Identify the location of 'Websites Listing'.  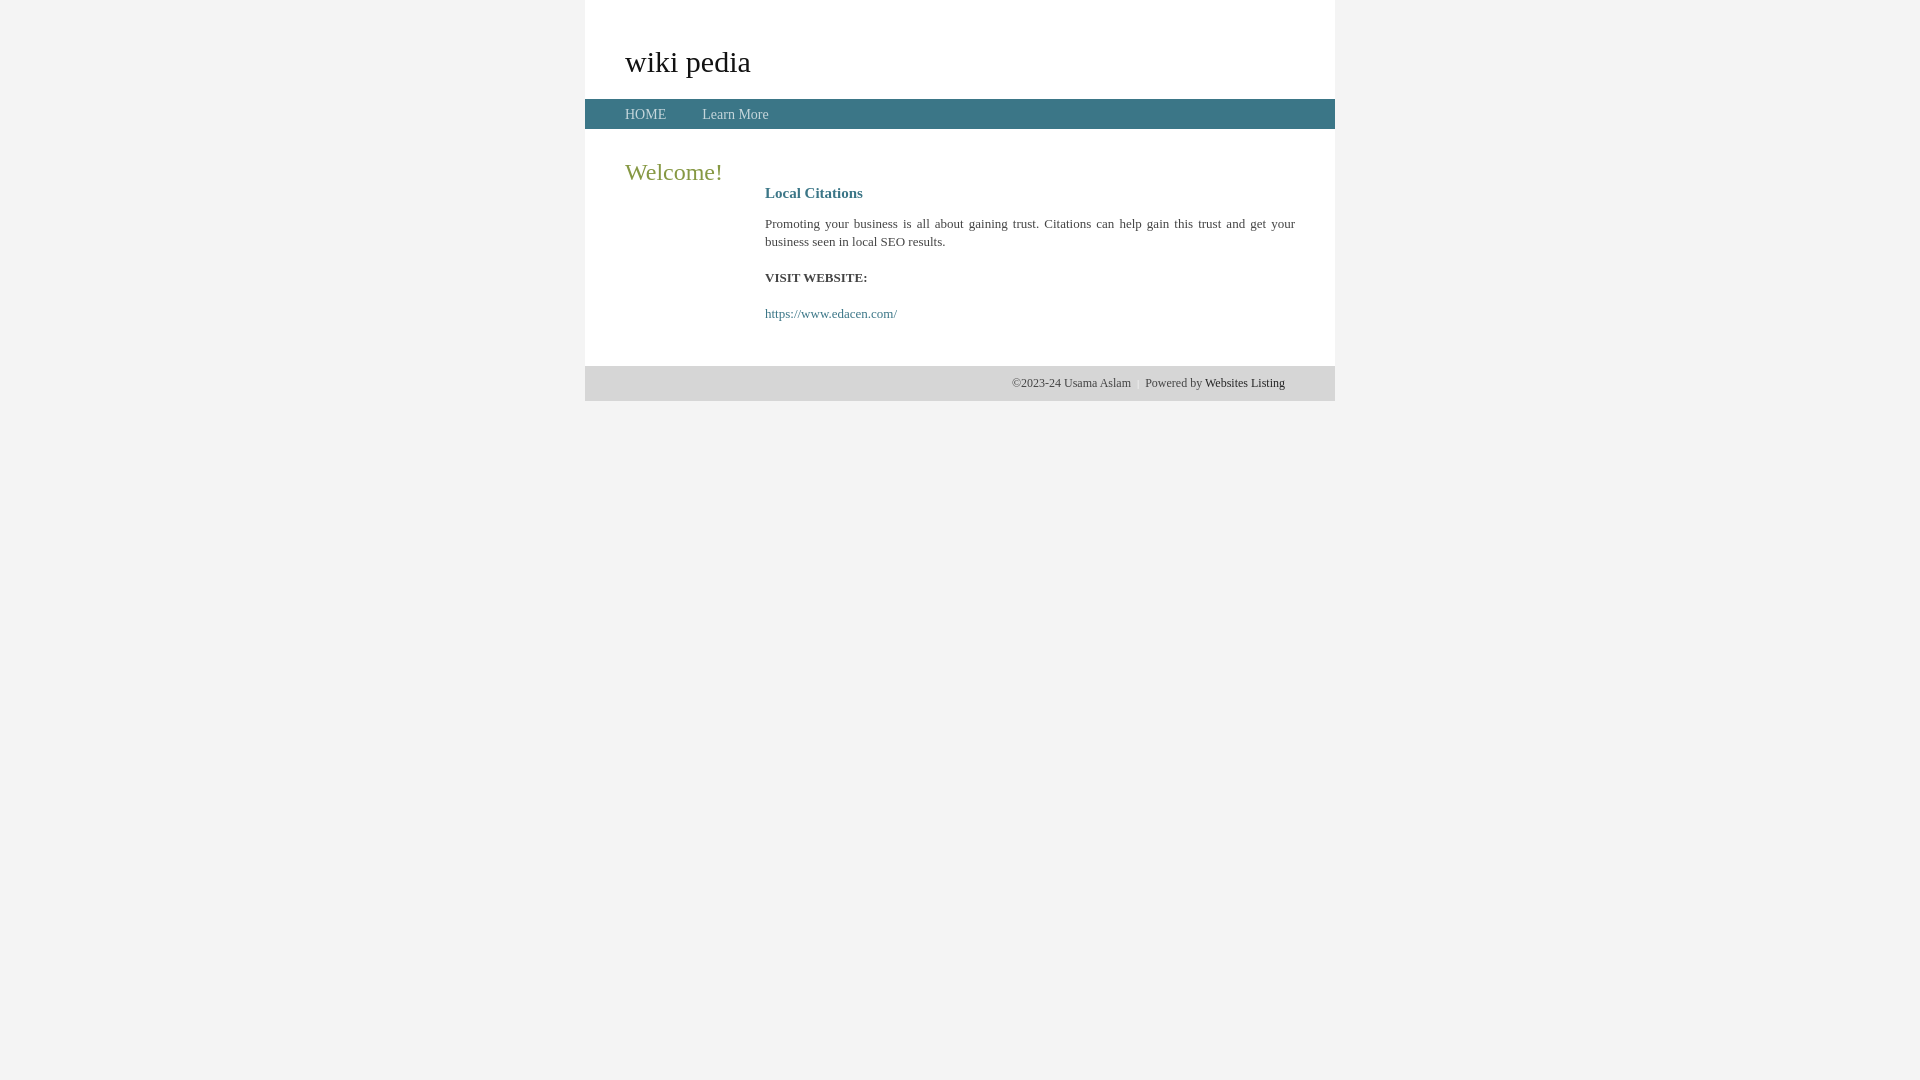
(1243, 382).